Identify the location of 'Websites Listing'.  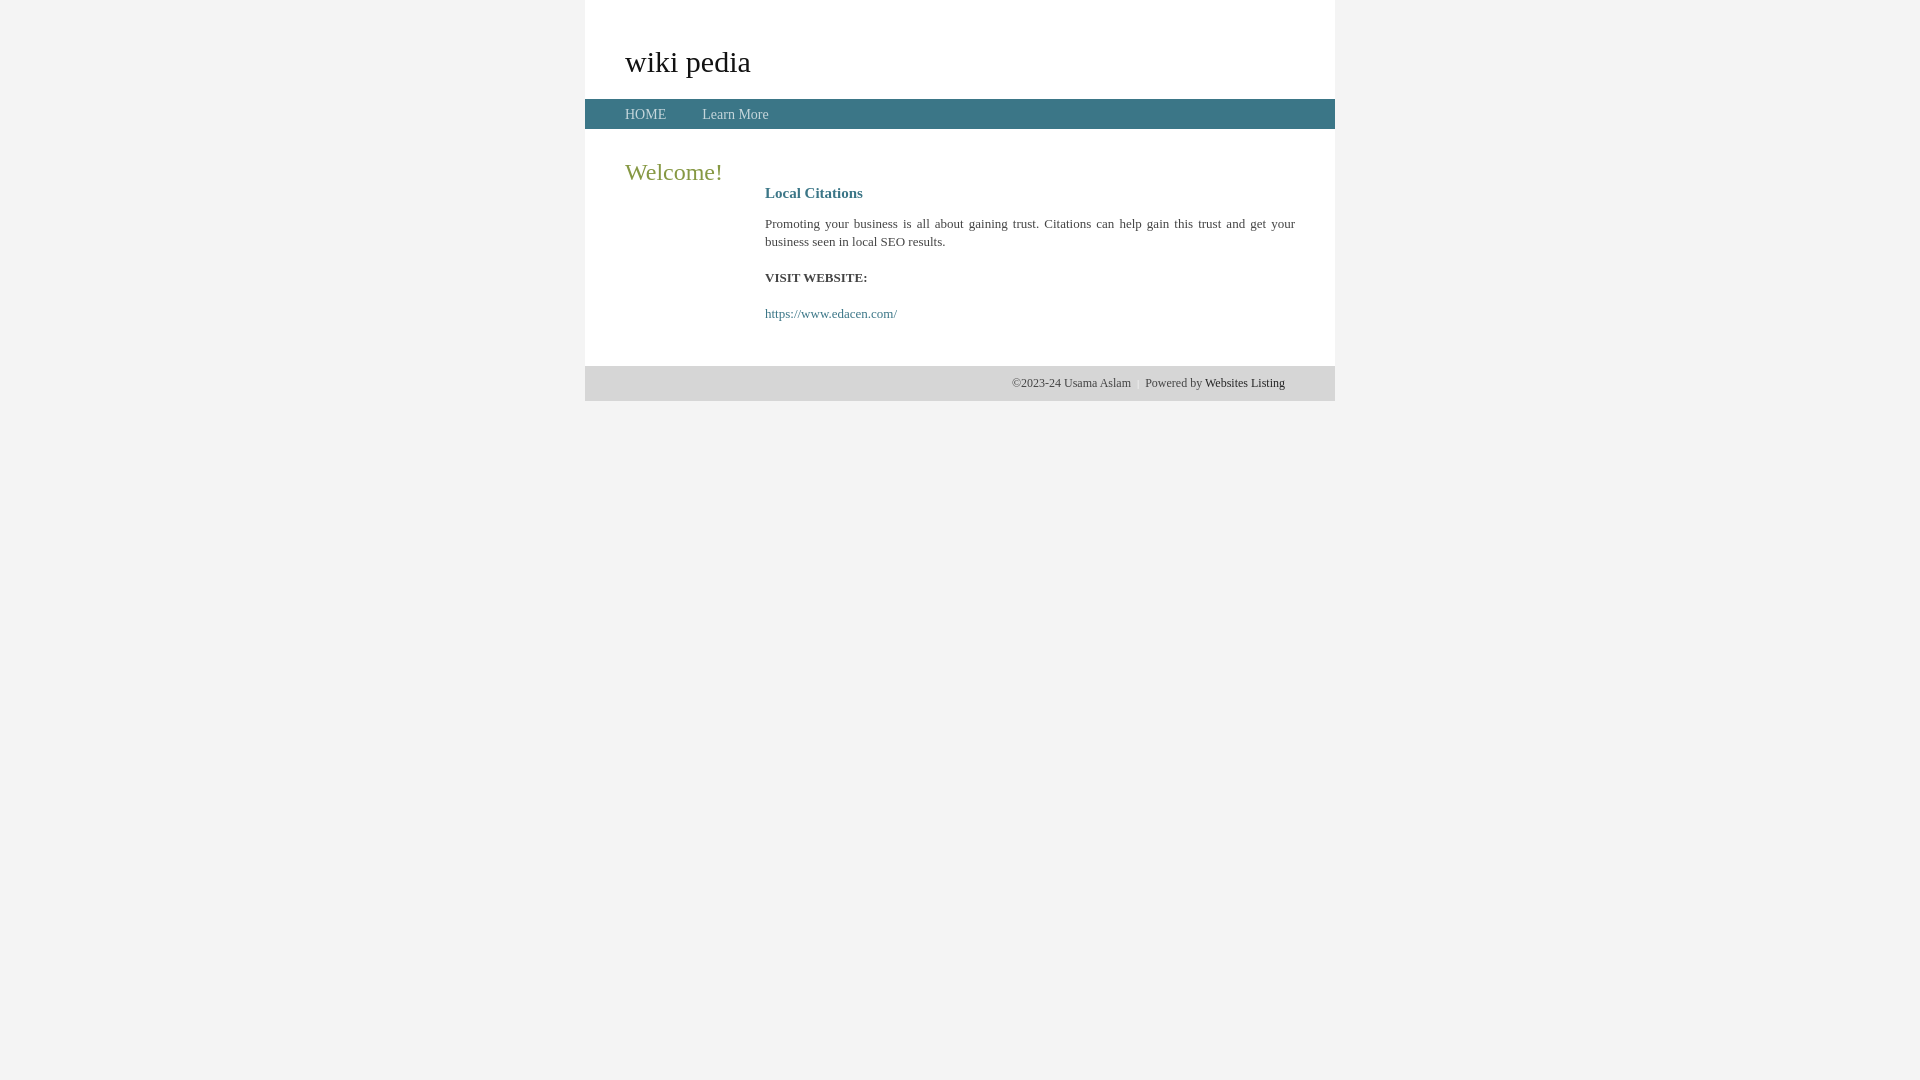
(1243, 382).